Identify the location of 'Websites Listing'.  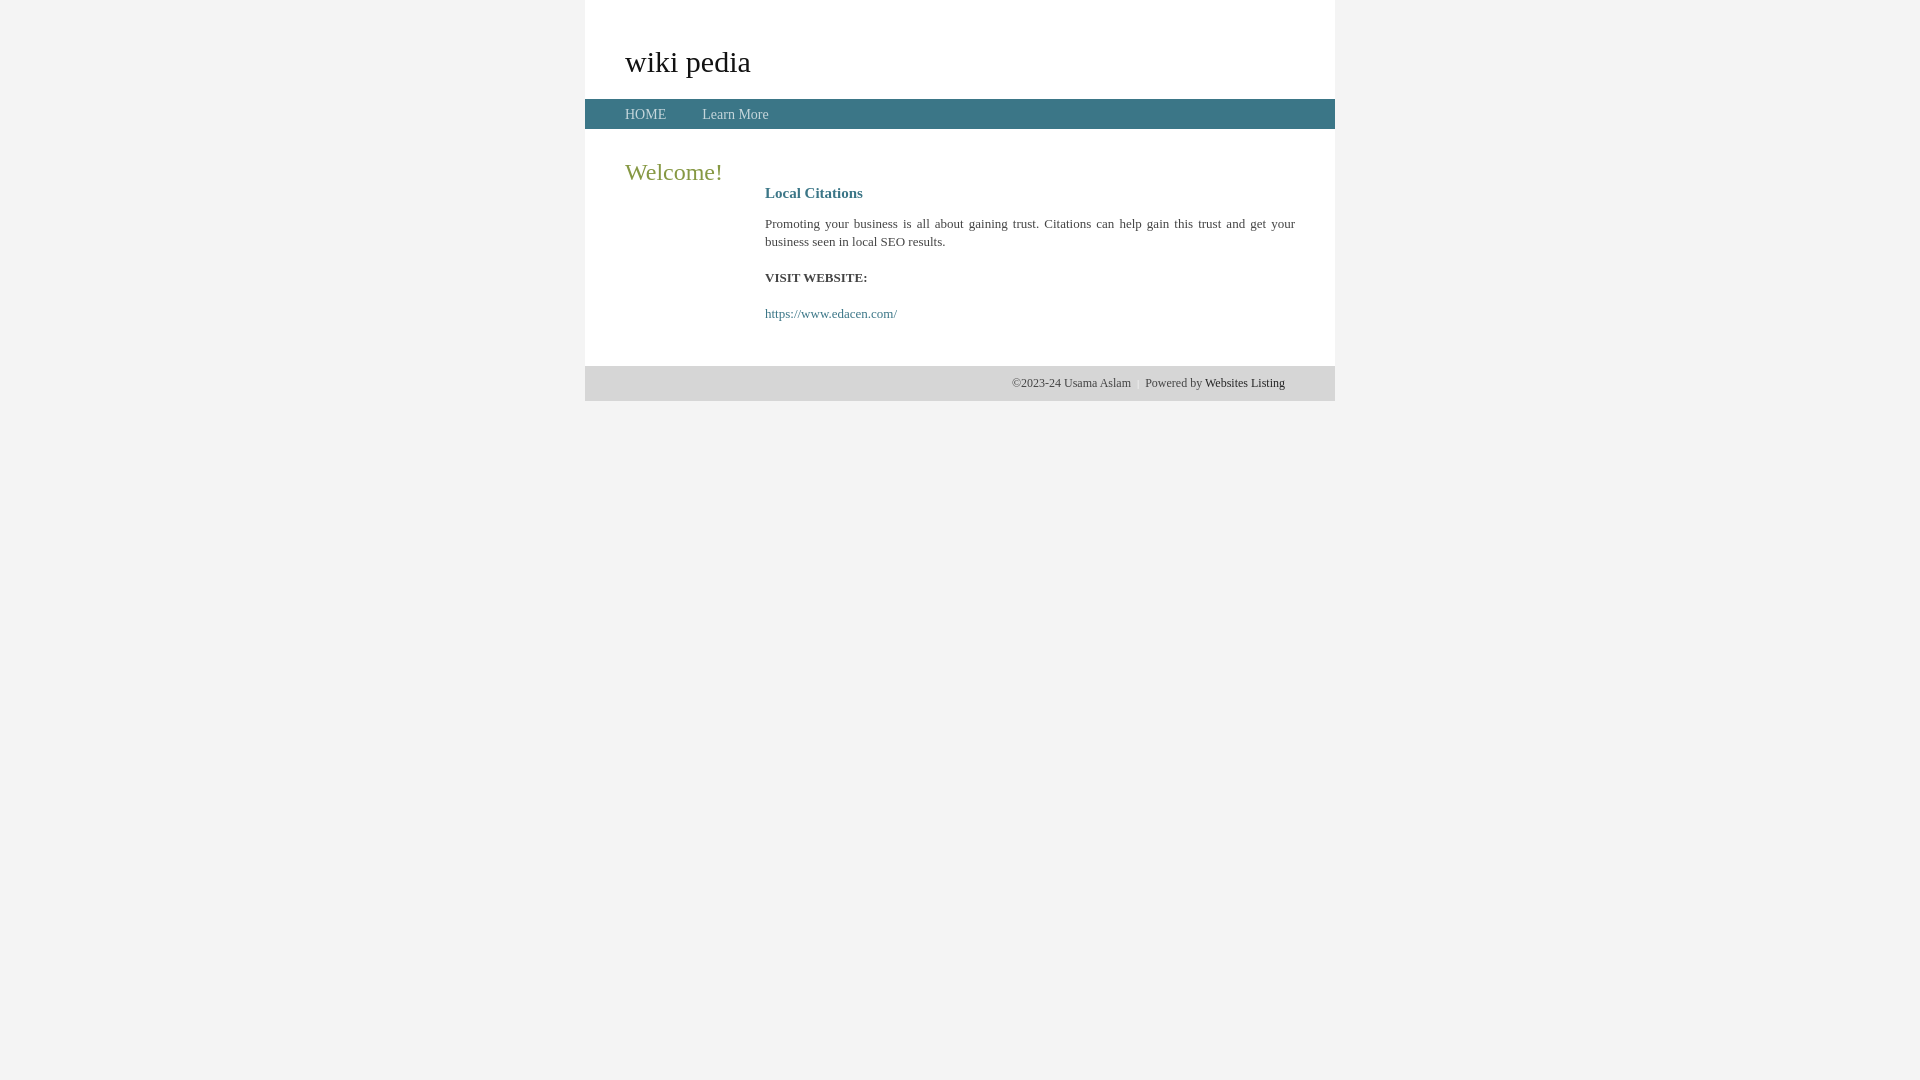
(1243, 382).